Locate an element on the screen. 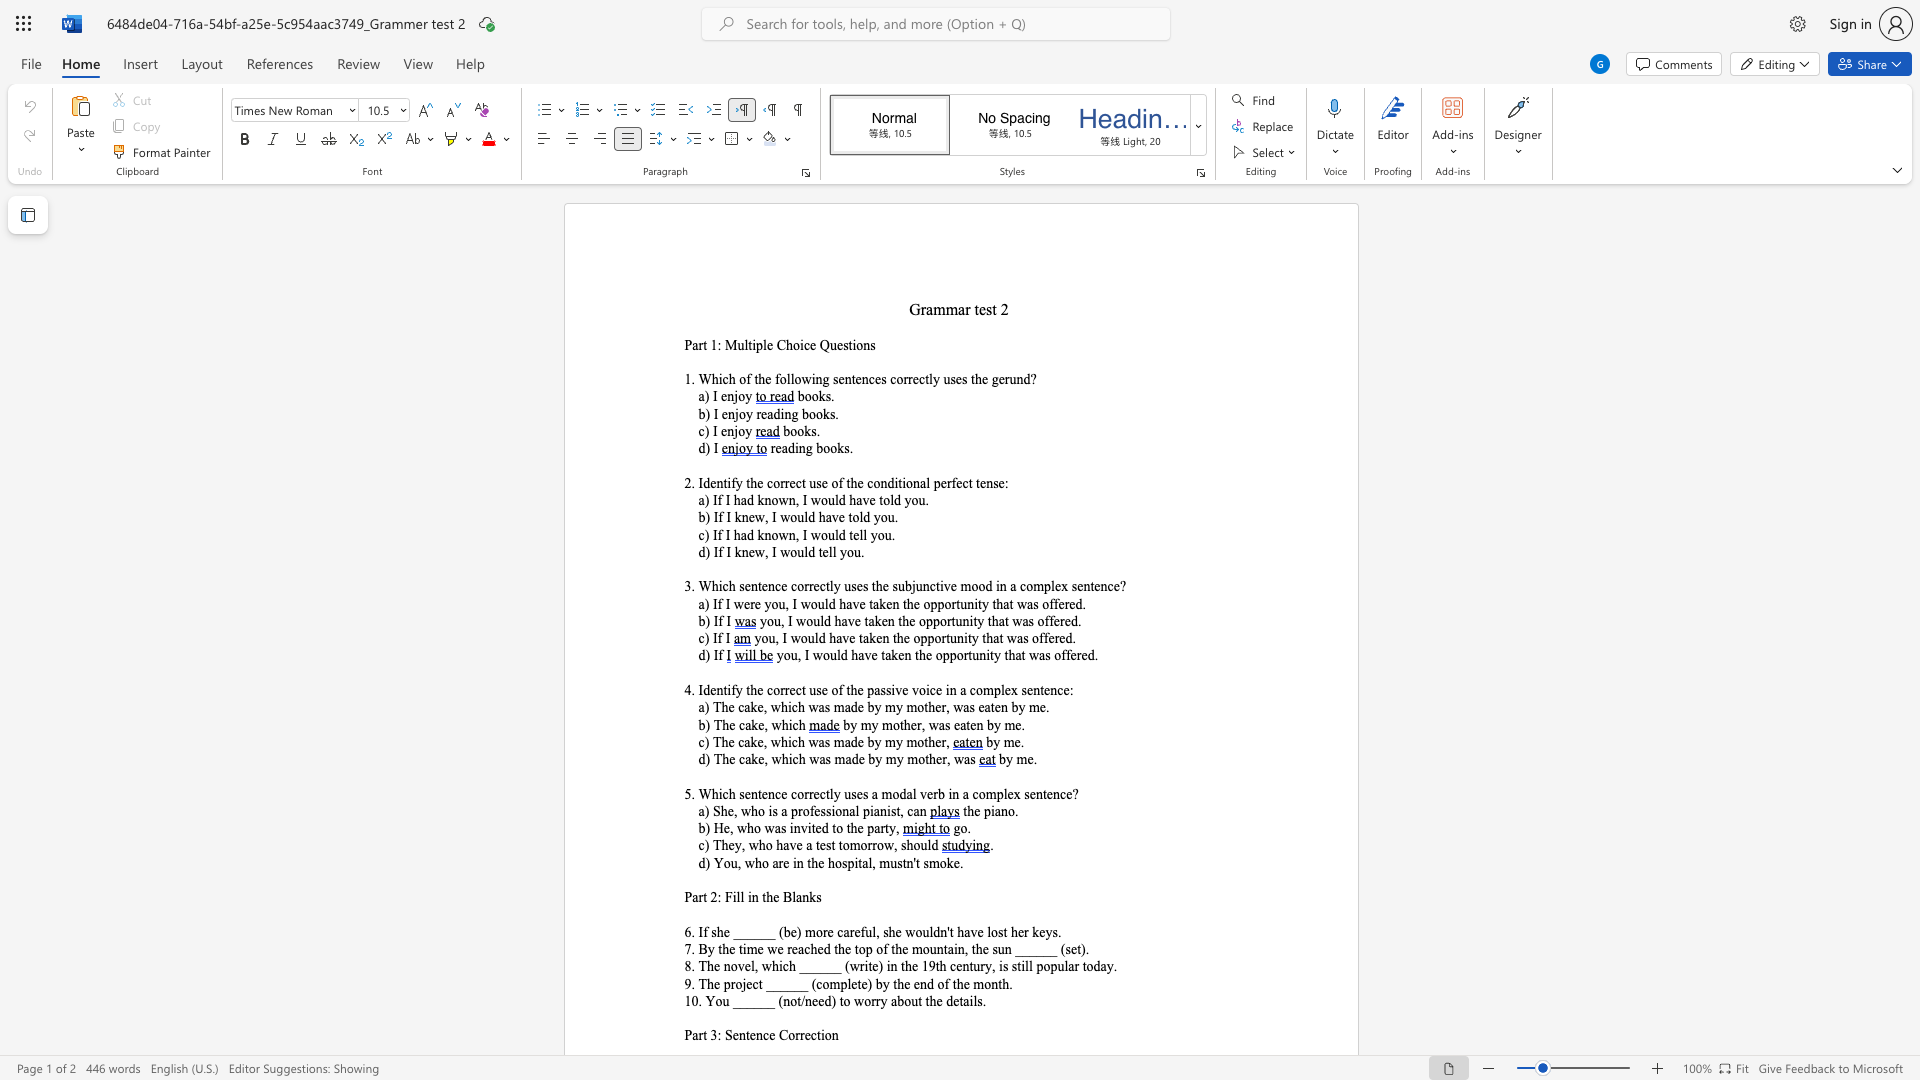  the space between the continuous character "i" and "t" in the text is located at coordinates (868, 965).